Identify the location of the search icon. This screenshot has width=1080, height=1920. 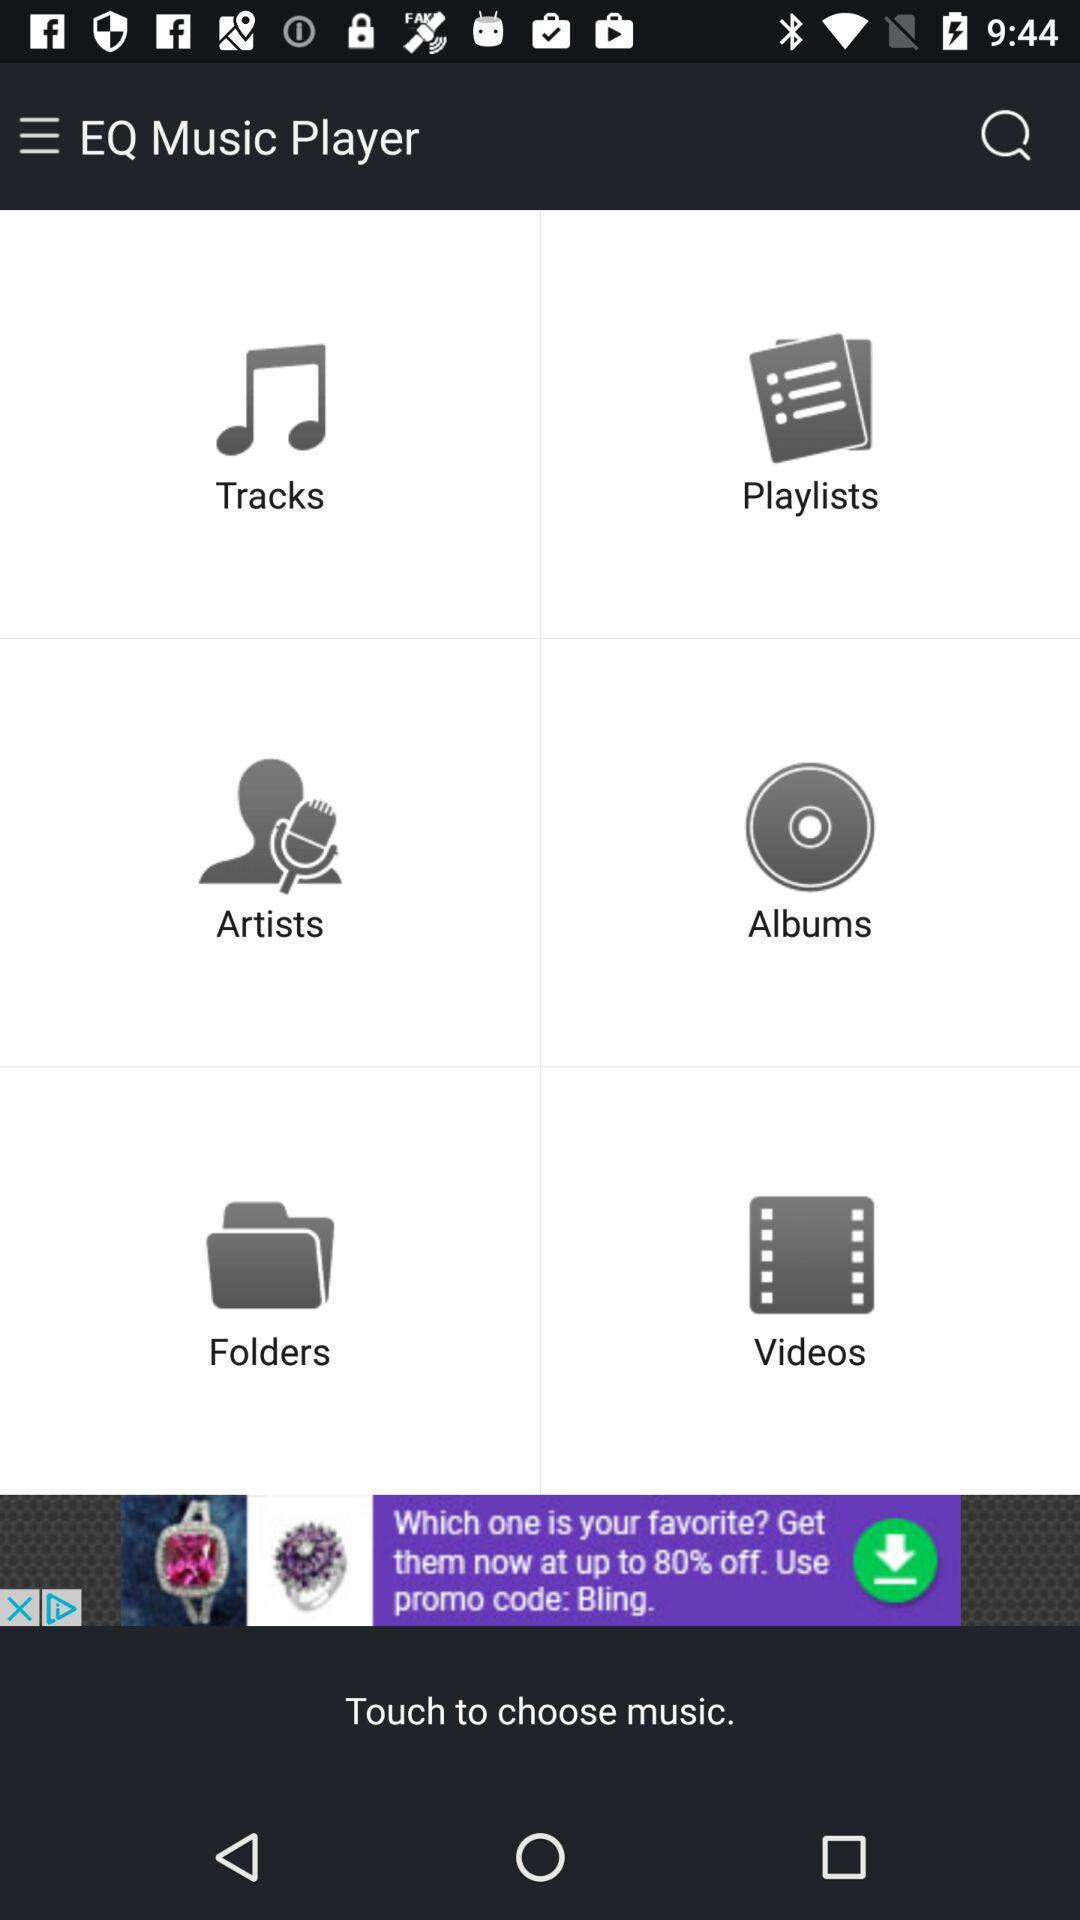
(1006, 135).